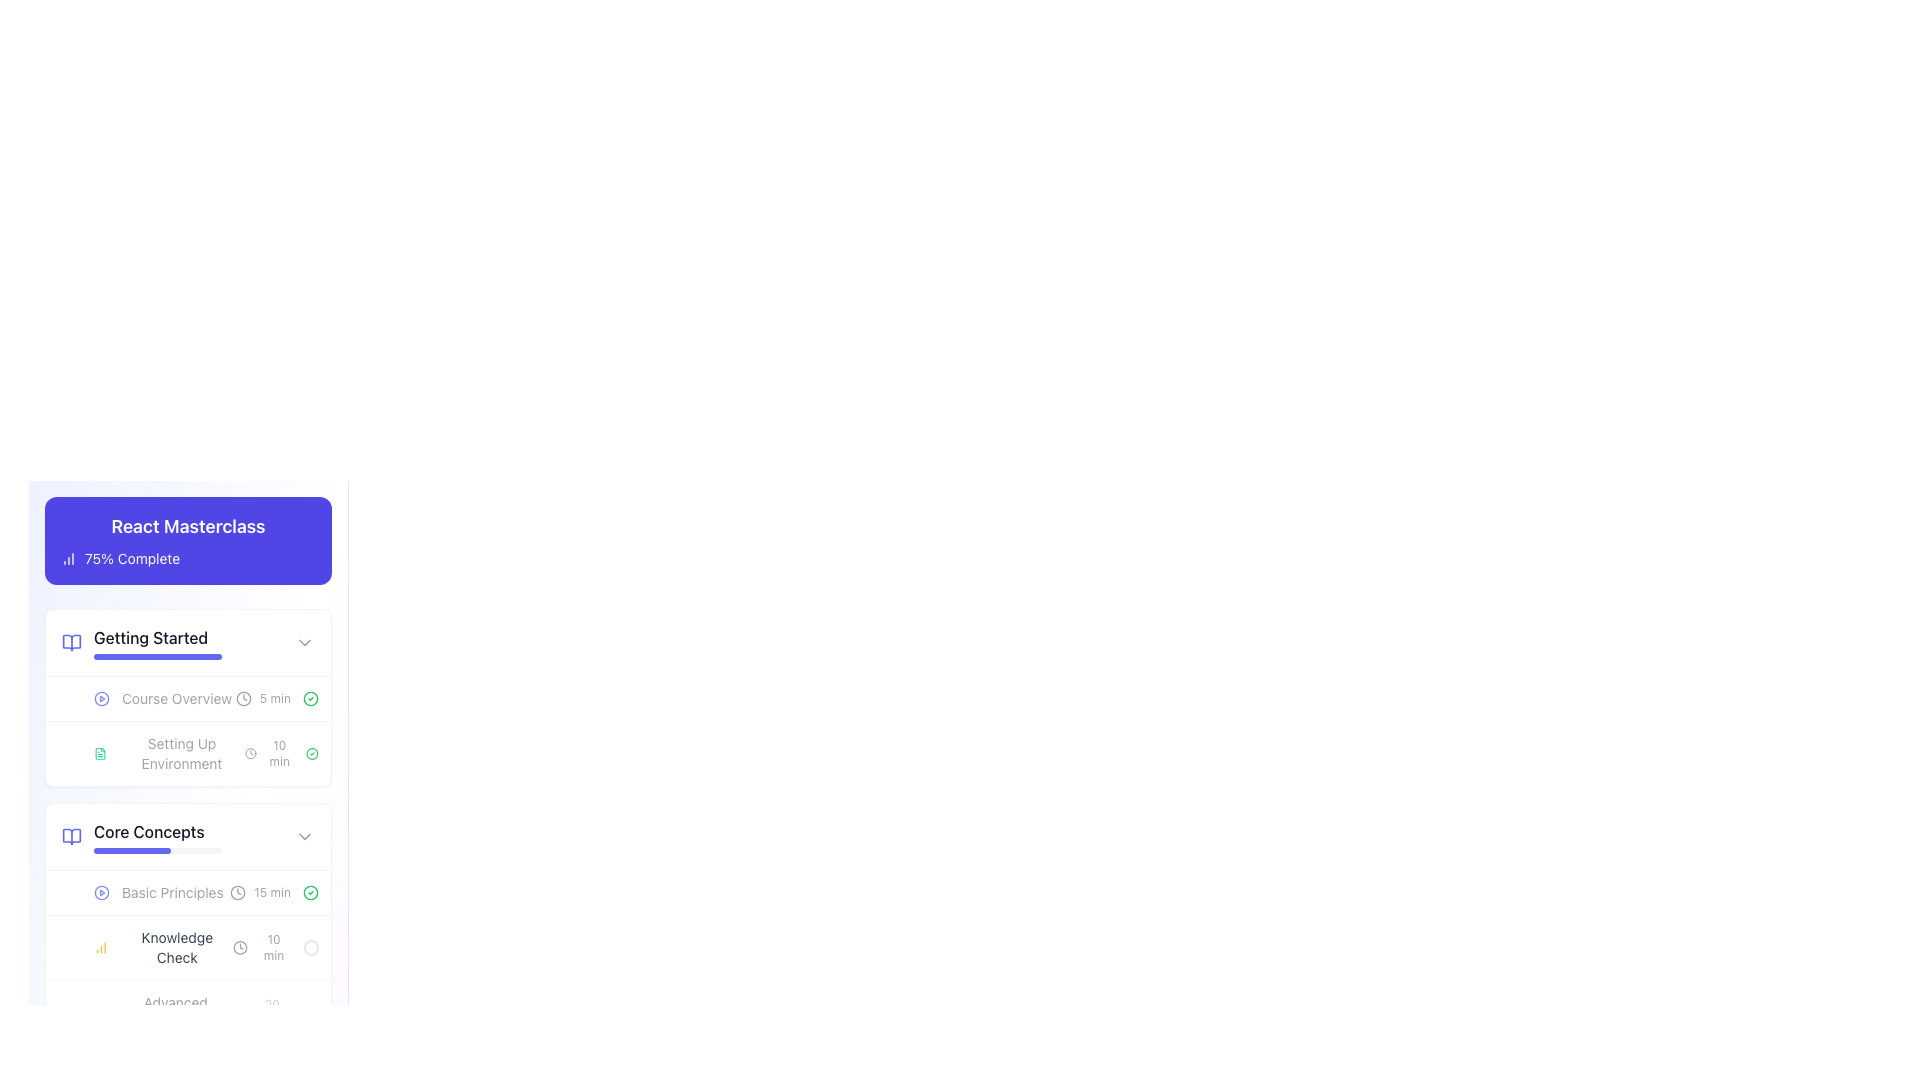 This screenshot has height=1080, width=1920. Describe the element at coordinates (163, 697) in the screenshot. I see `to select the 'Course Overview' element, which features a play icon on the left and is part of the 'Getting Started' section under 'React Masterclass'` at that location.